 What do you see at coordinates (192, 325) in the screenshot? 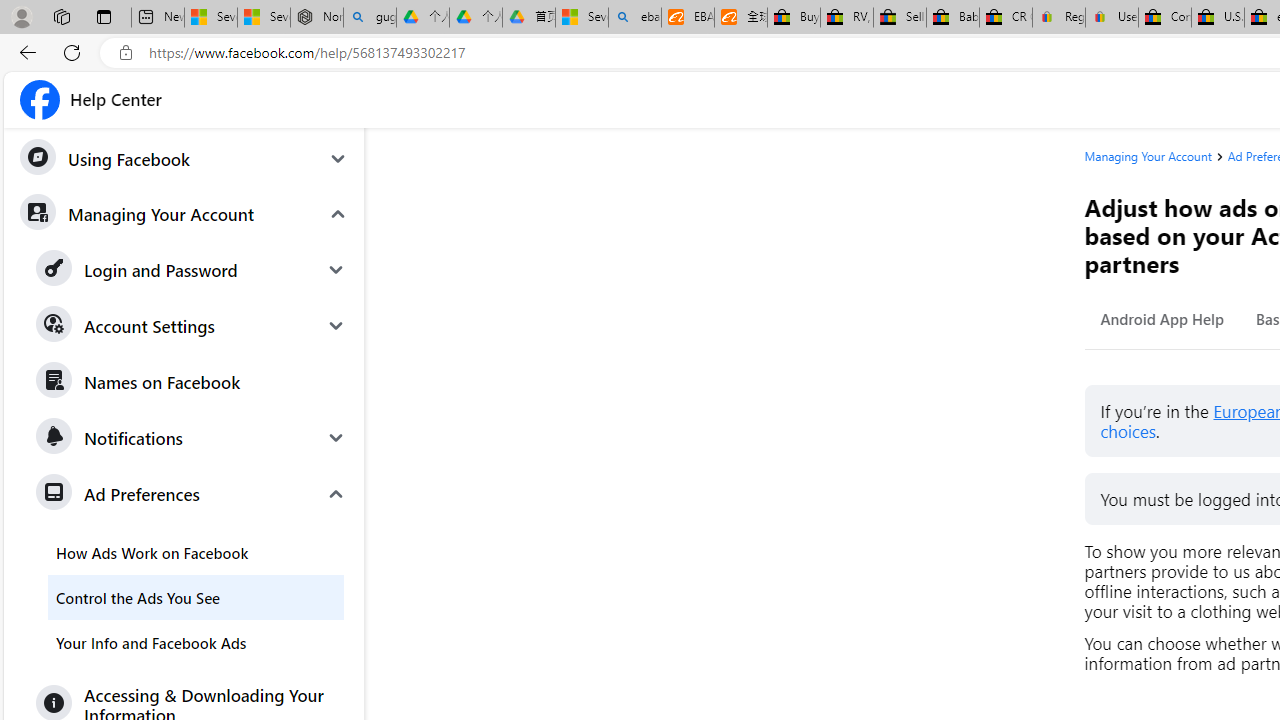
I see `'Account Settings'` at bounding box center [192, 325].